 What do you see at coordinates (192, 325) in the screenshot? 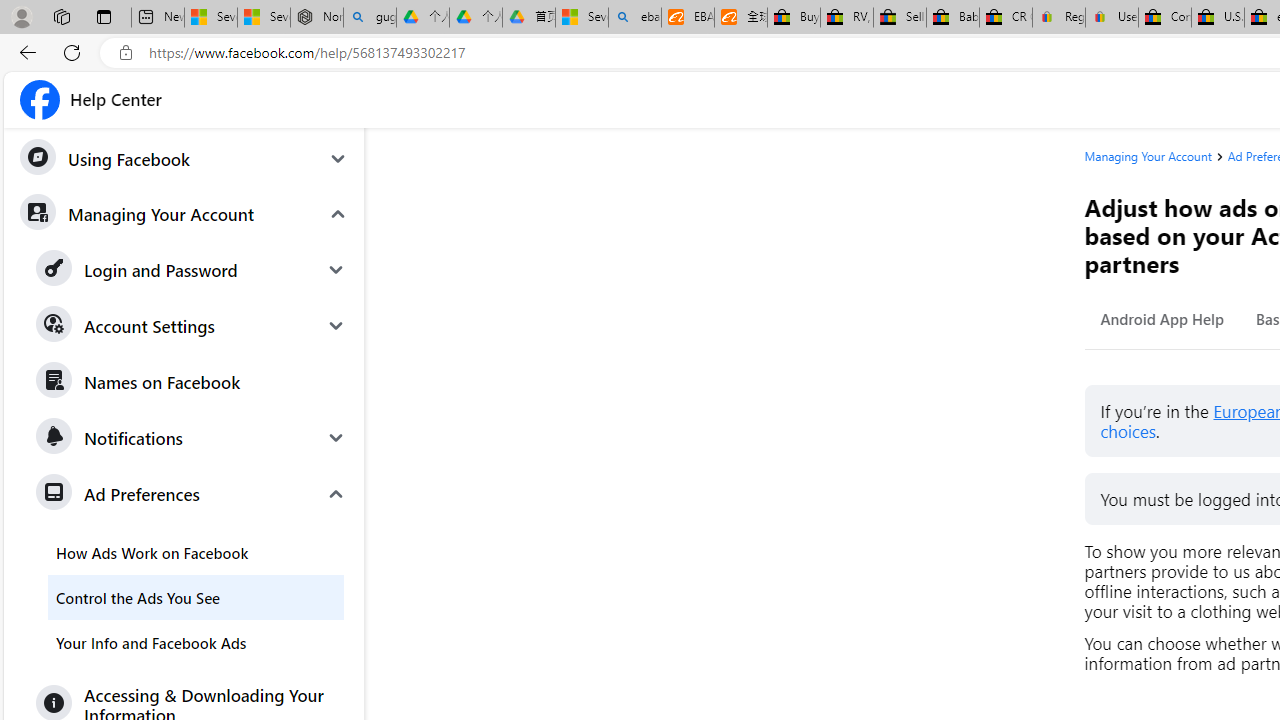
I see `'Account Settings'` at bounding box center [192, 325].